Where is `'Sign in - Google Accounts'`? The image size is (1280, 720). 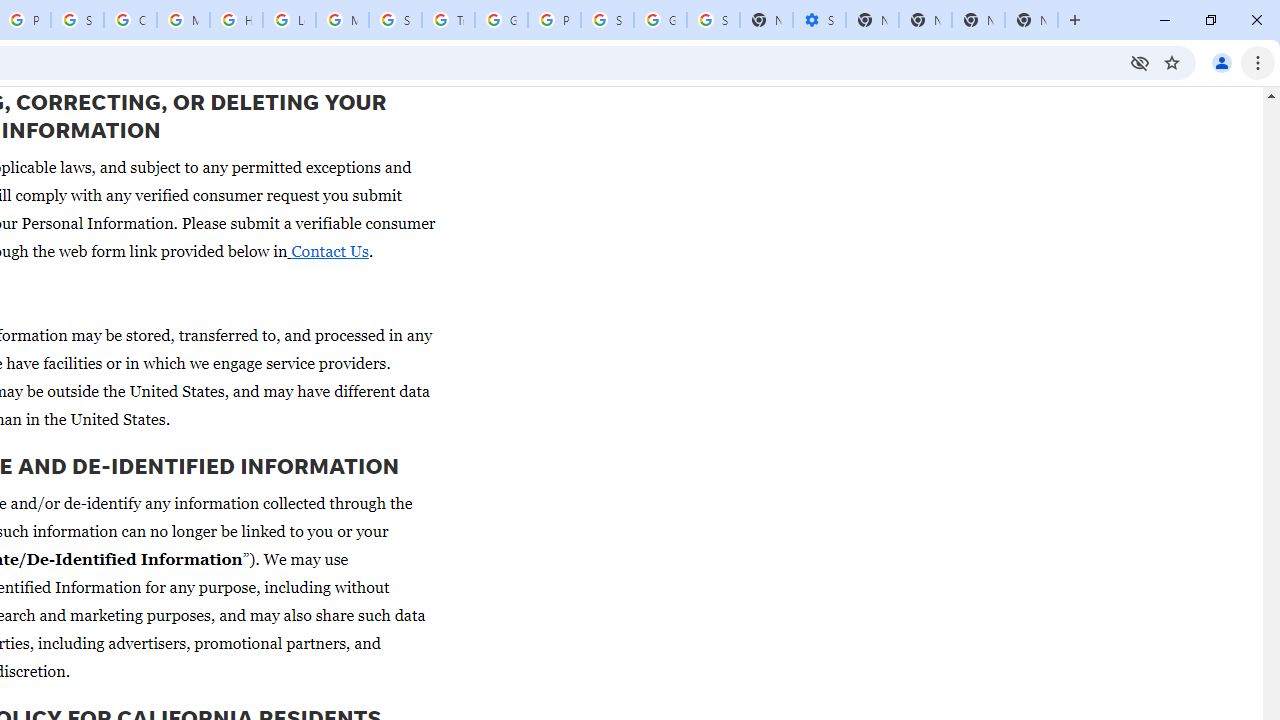
'Sign in - Google Accounts' is located at coordinates (77, 20).